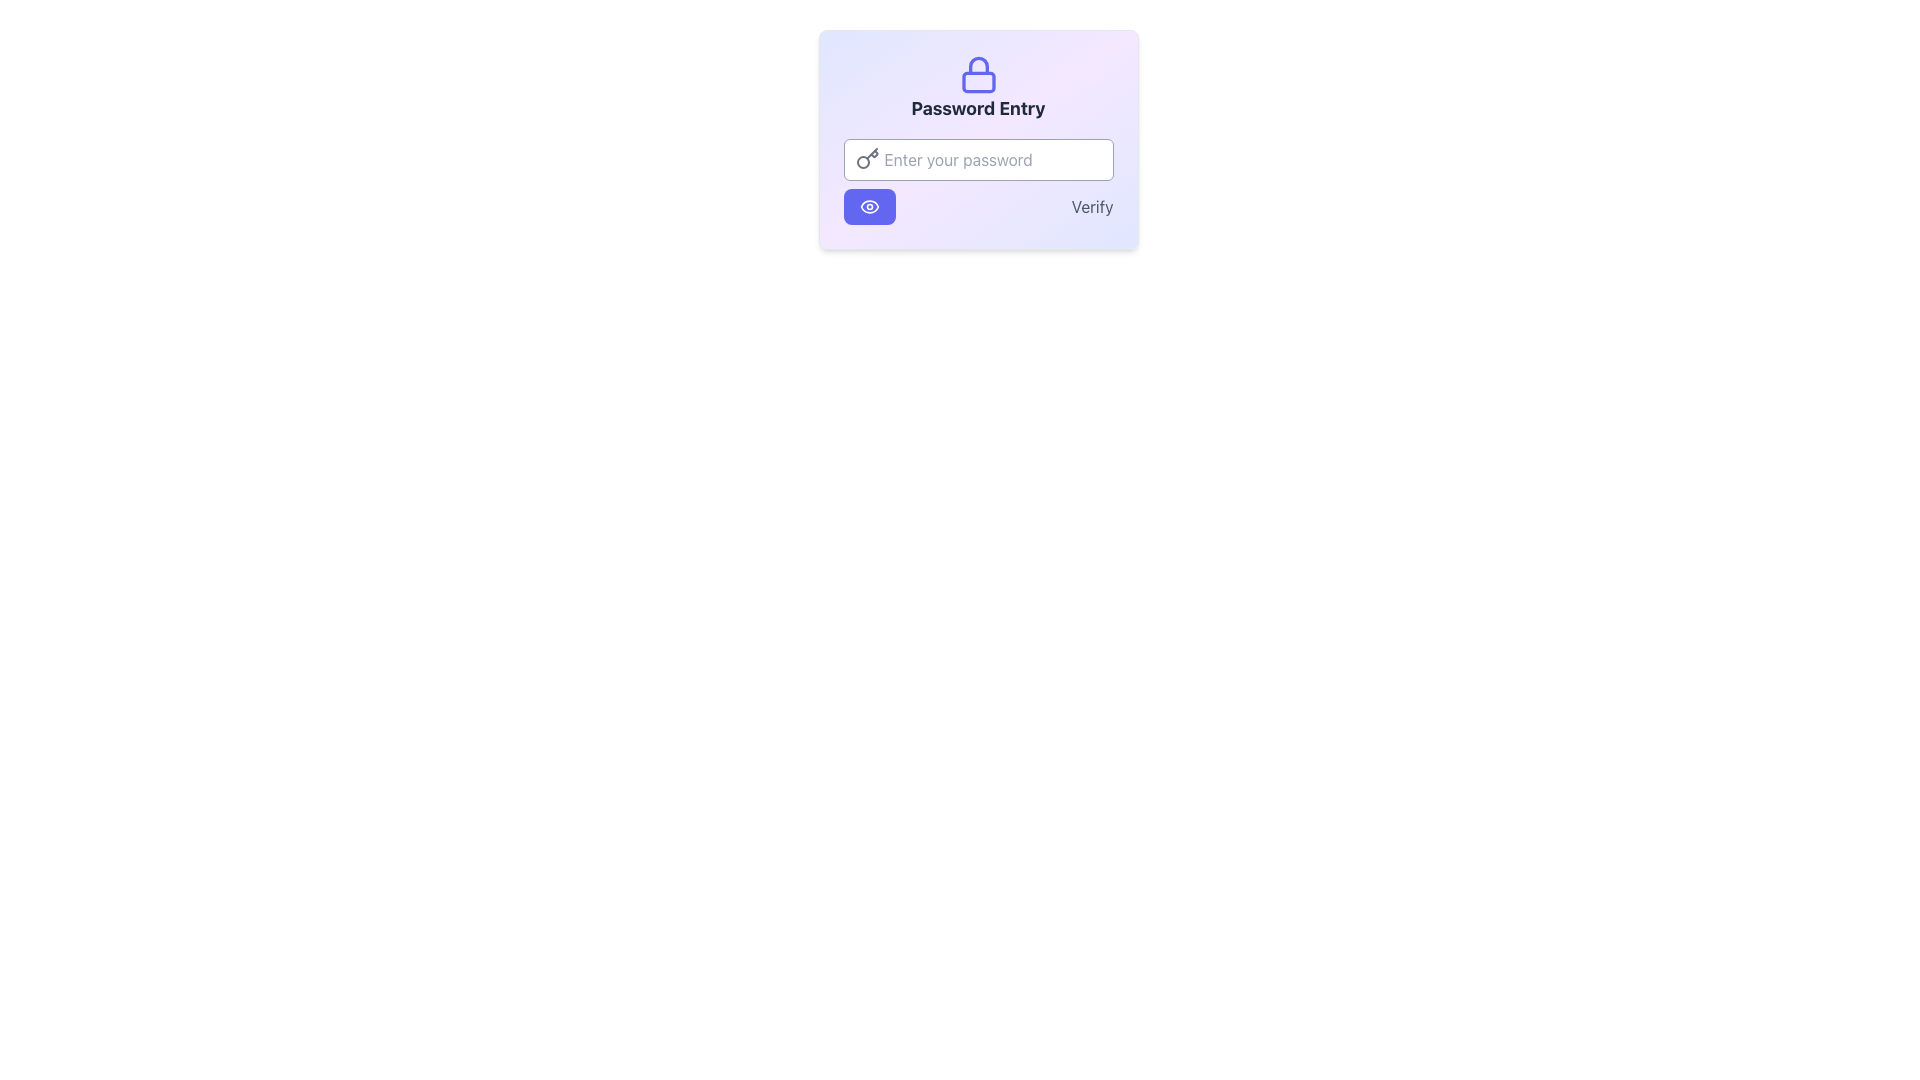  I want to click on the button with a white eye icon on a dark indigo background, so click(869, 207).